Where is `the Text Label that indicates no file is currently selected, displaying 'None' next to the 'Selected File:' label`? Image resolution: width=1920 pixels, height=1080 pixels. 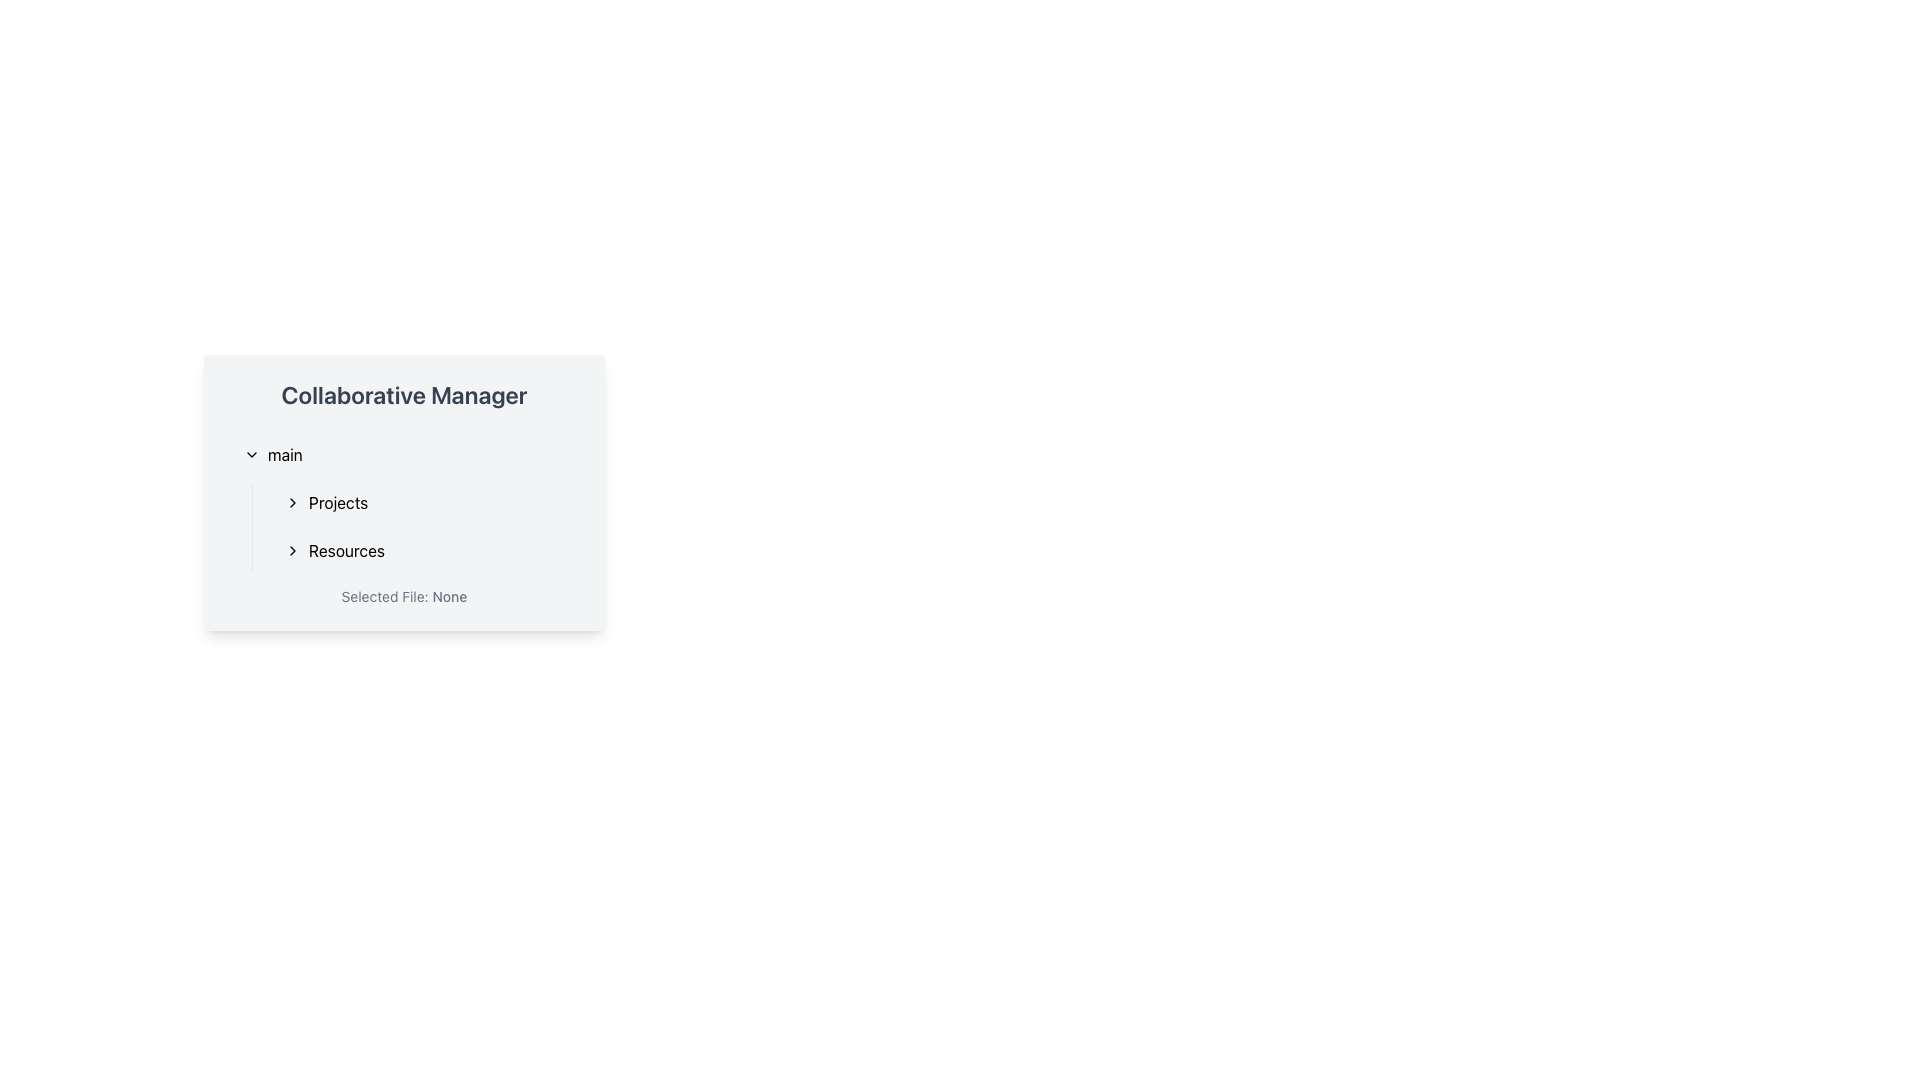 the Text Label that indicates no file is currently selected, displaying 'None' next to the 'Selected File:' label is located at coordinates (448, 595).